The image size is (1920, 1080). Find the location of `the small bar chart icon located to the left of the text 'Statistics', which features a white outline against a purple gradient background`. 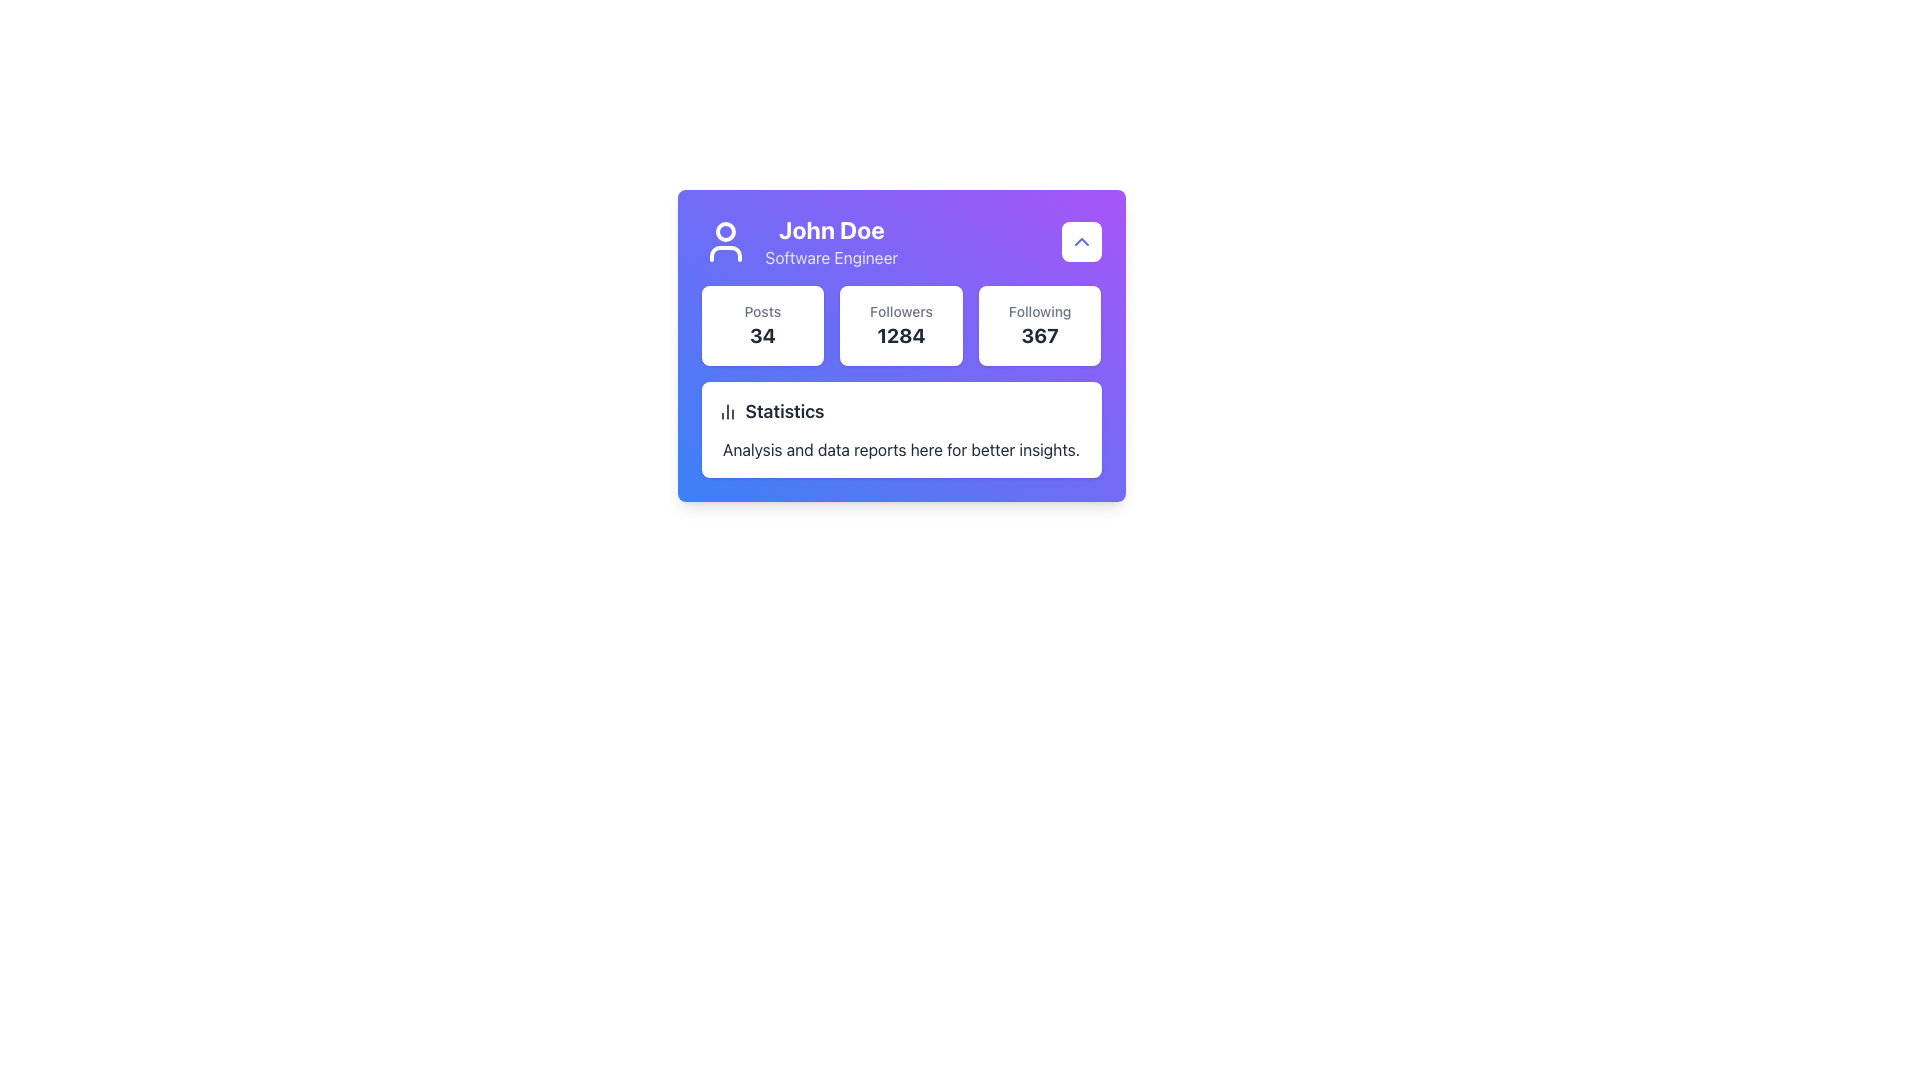

the small bar chart icon located to the left of the text 'Statistics', which features a white outline against a purple gradient background is located at coordinates (726, 411).